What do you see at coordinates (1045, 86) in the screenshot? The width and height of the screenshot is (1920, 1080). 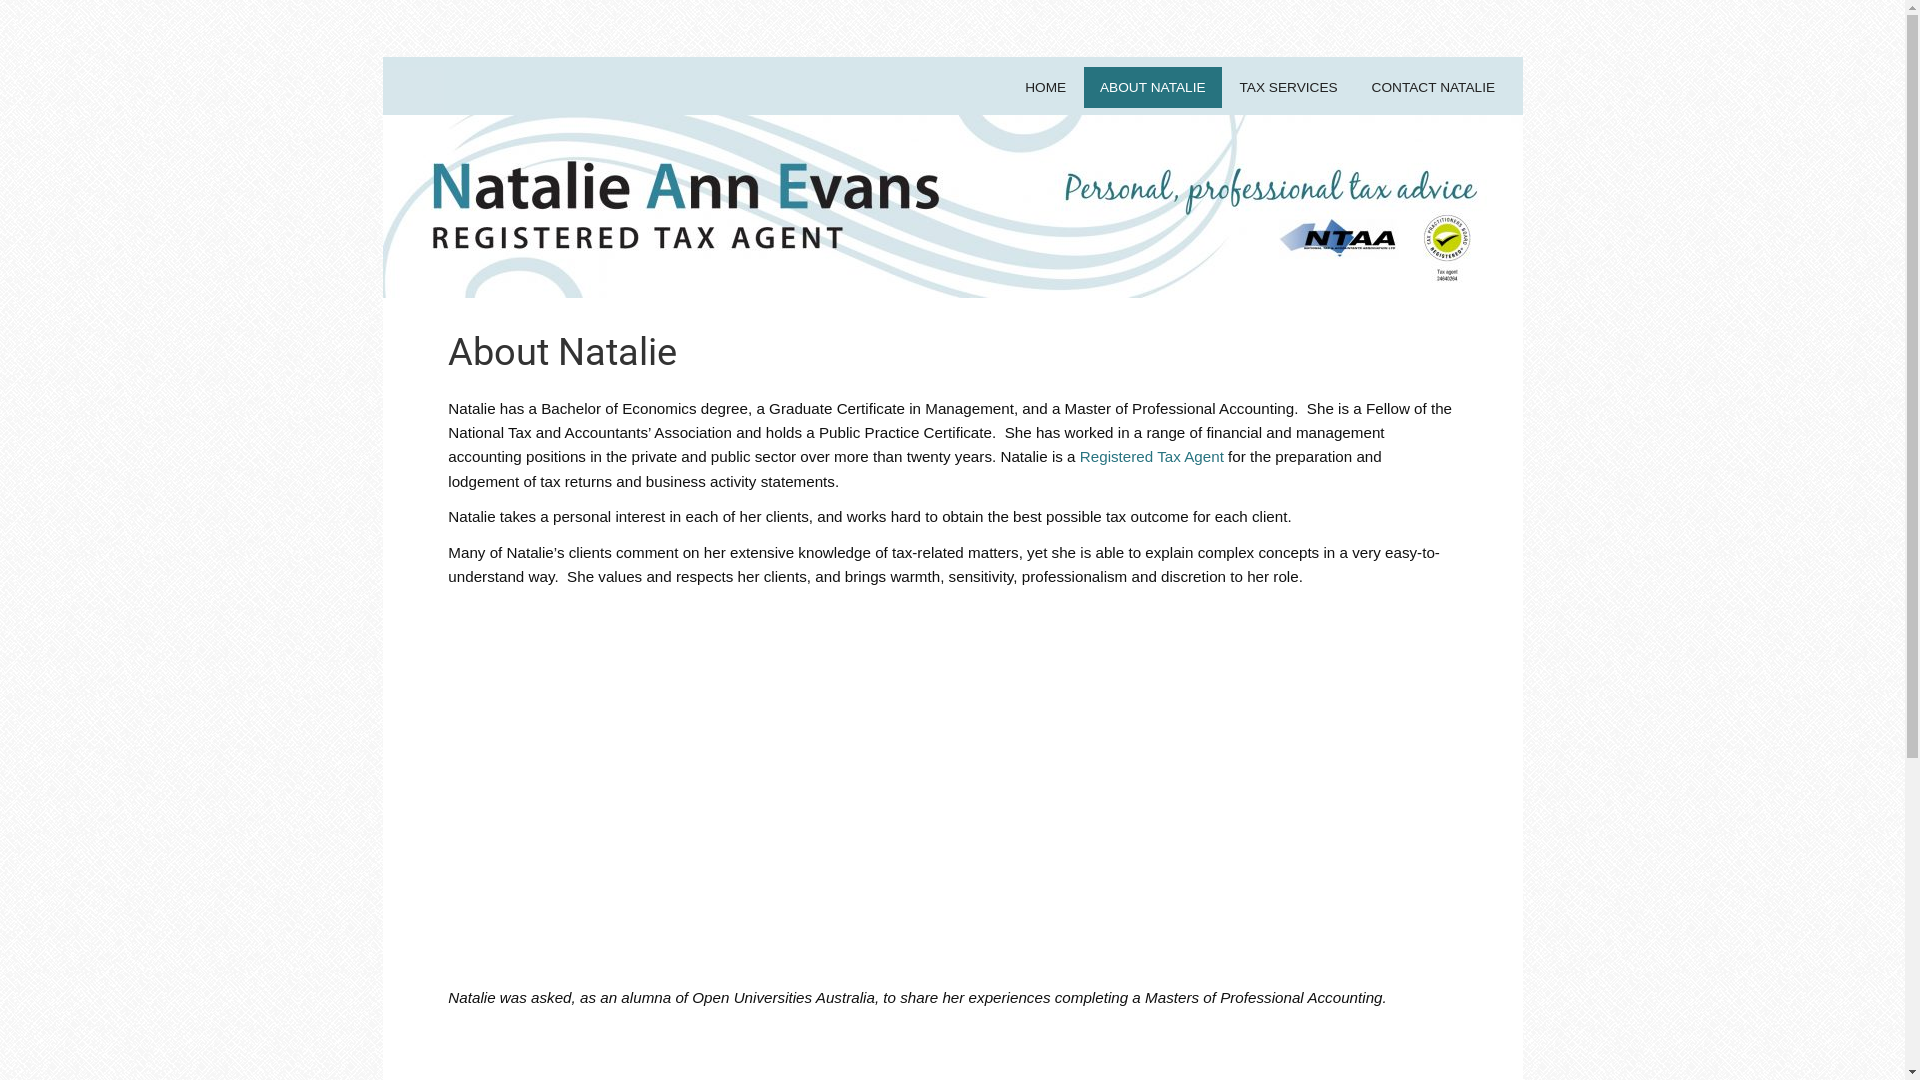 I see `'HOME'` at bounding box center [1045, 86].